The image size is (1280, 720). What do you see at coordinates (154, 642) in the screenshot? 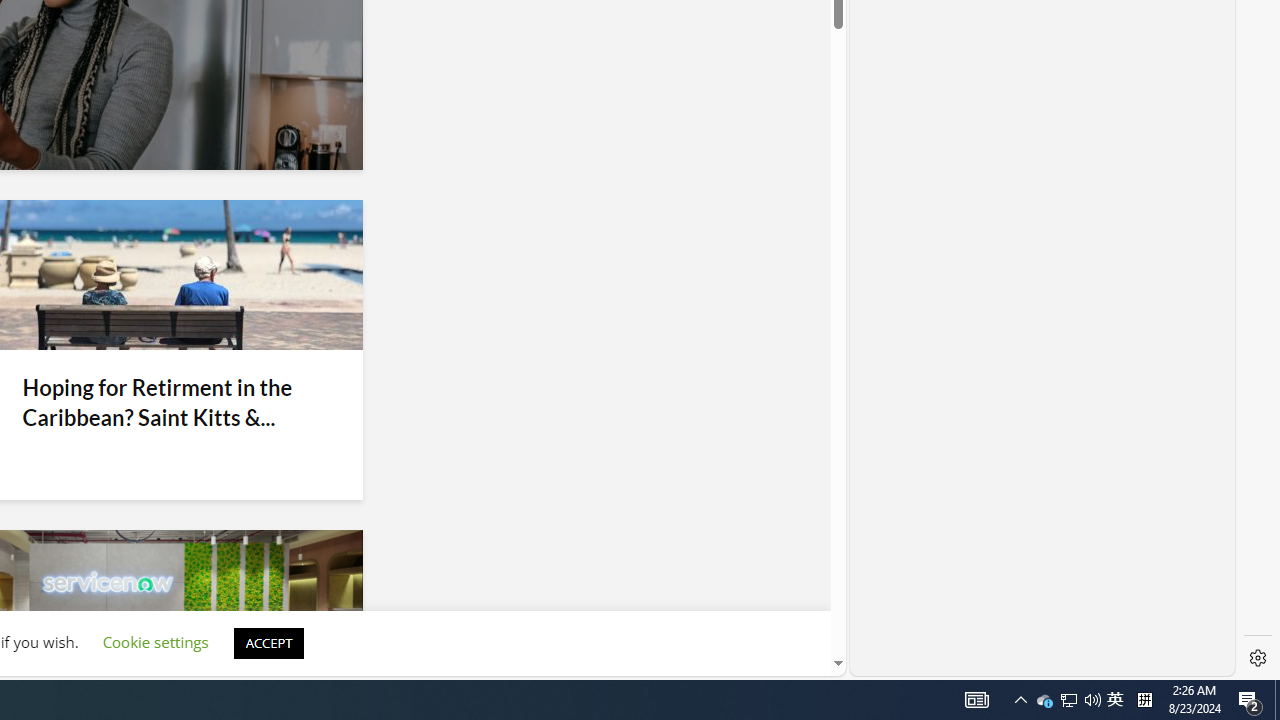
I see `'Cookie settings'` at bounding box center [154, 642].